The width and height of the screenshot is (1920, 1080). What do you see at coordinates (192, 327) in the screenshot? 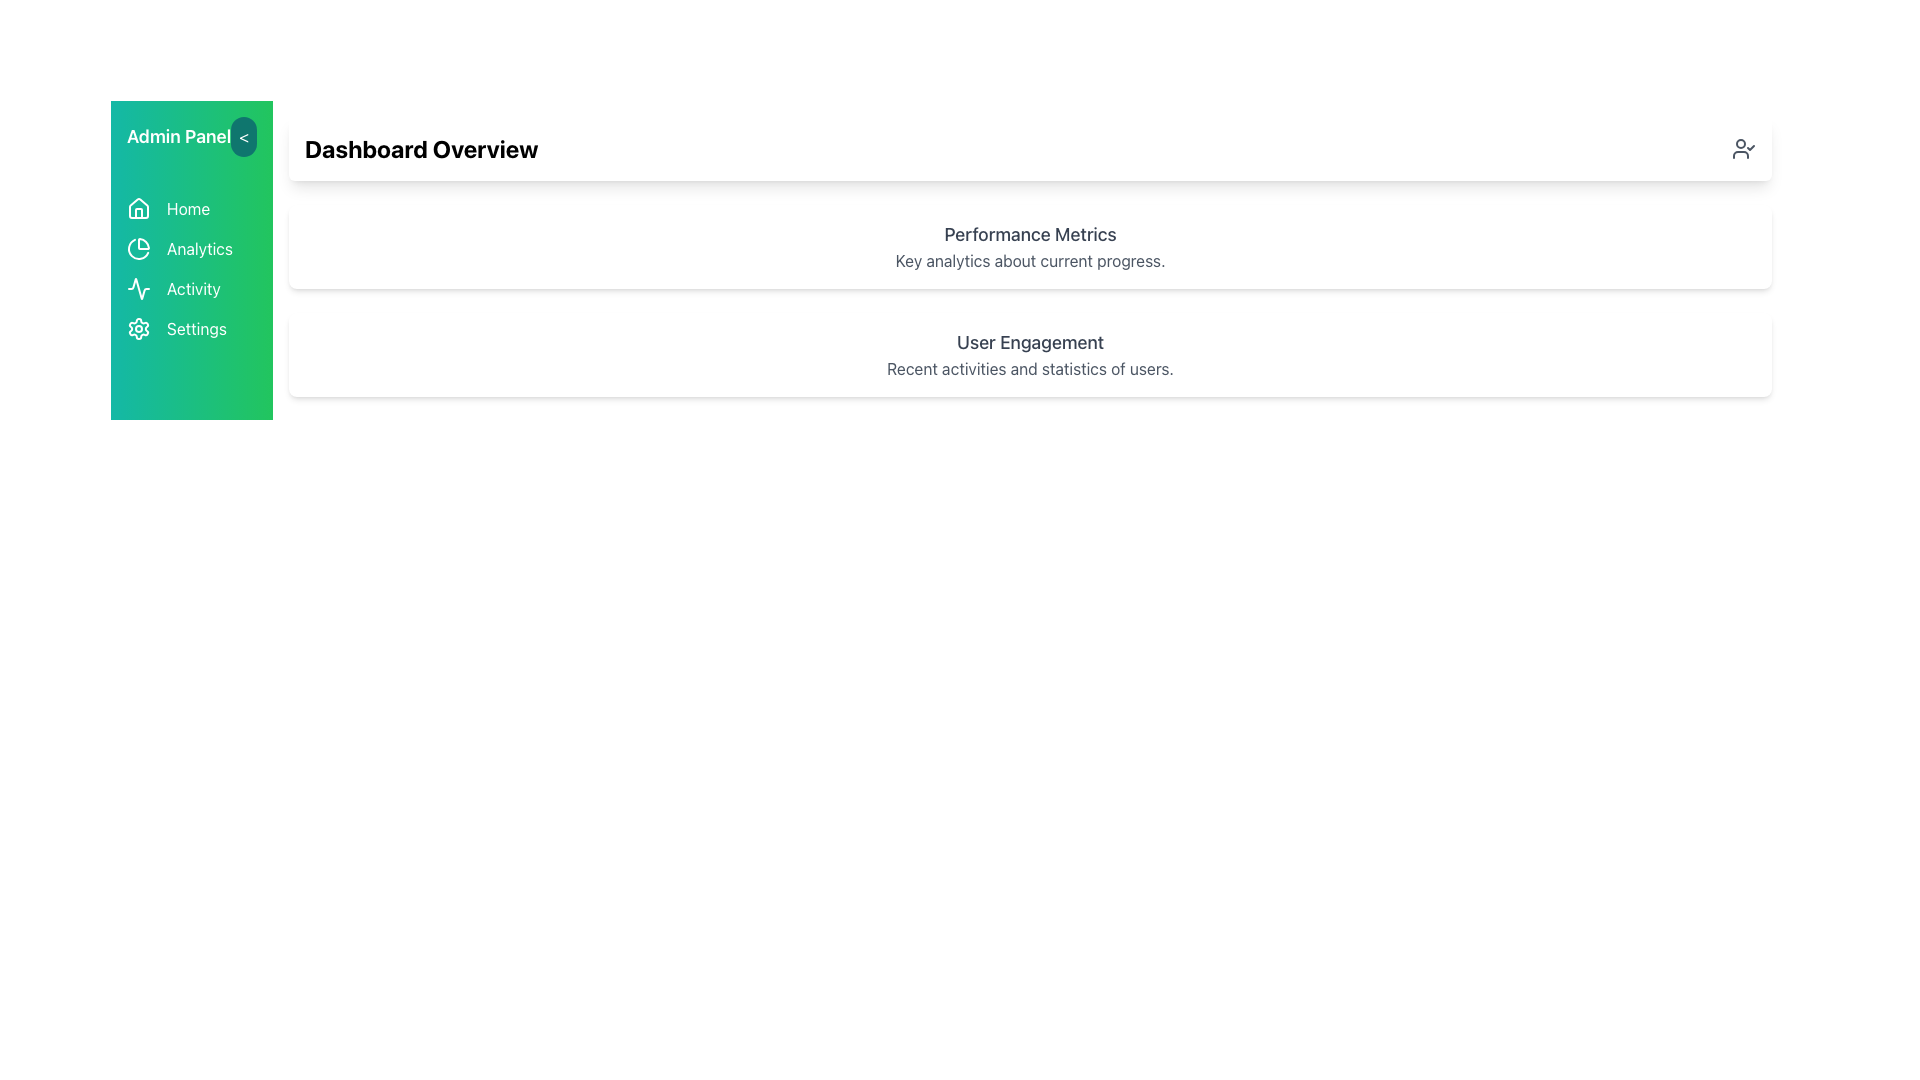
I see `the Settings button located in the vertical menu on the left side of the interface for accessibility navigation` at bounding box center [192, 327].